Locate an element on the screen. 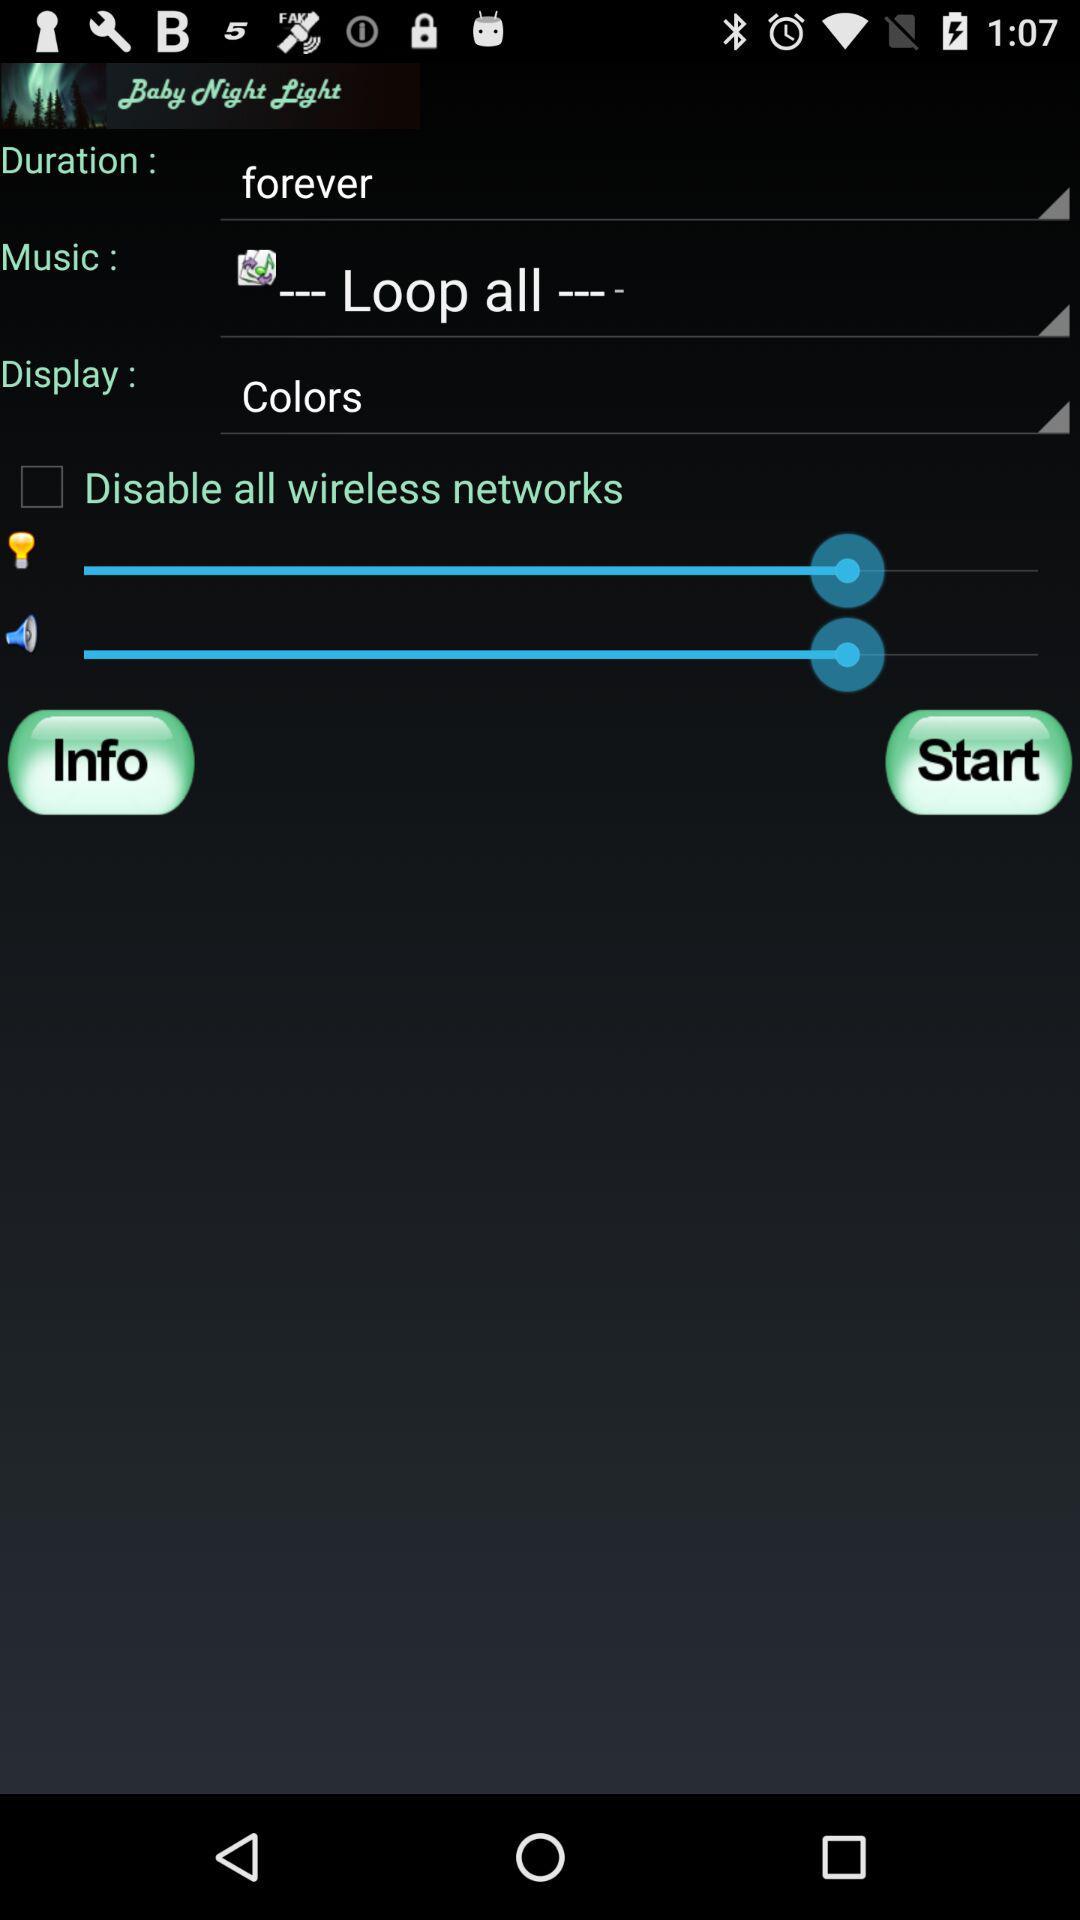 This screenshot has width=1080, height=1920. the disable all wireless checkbox is located at coordinates (312, 486).